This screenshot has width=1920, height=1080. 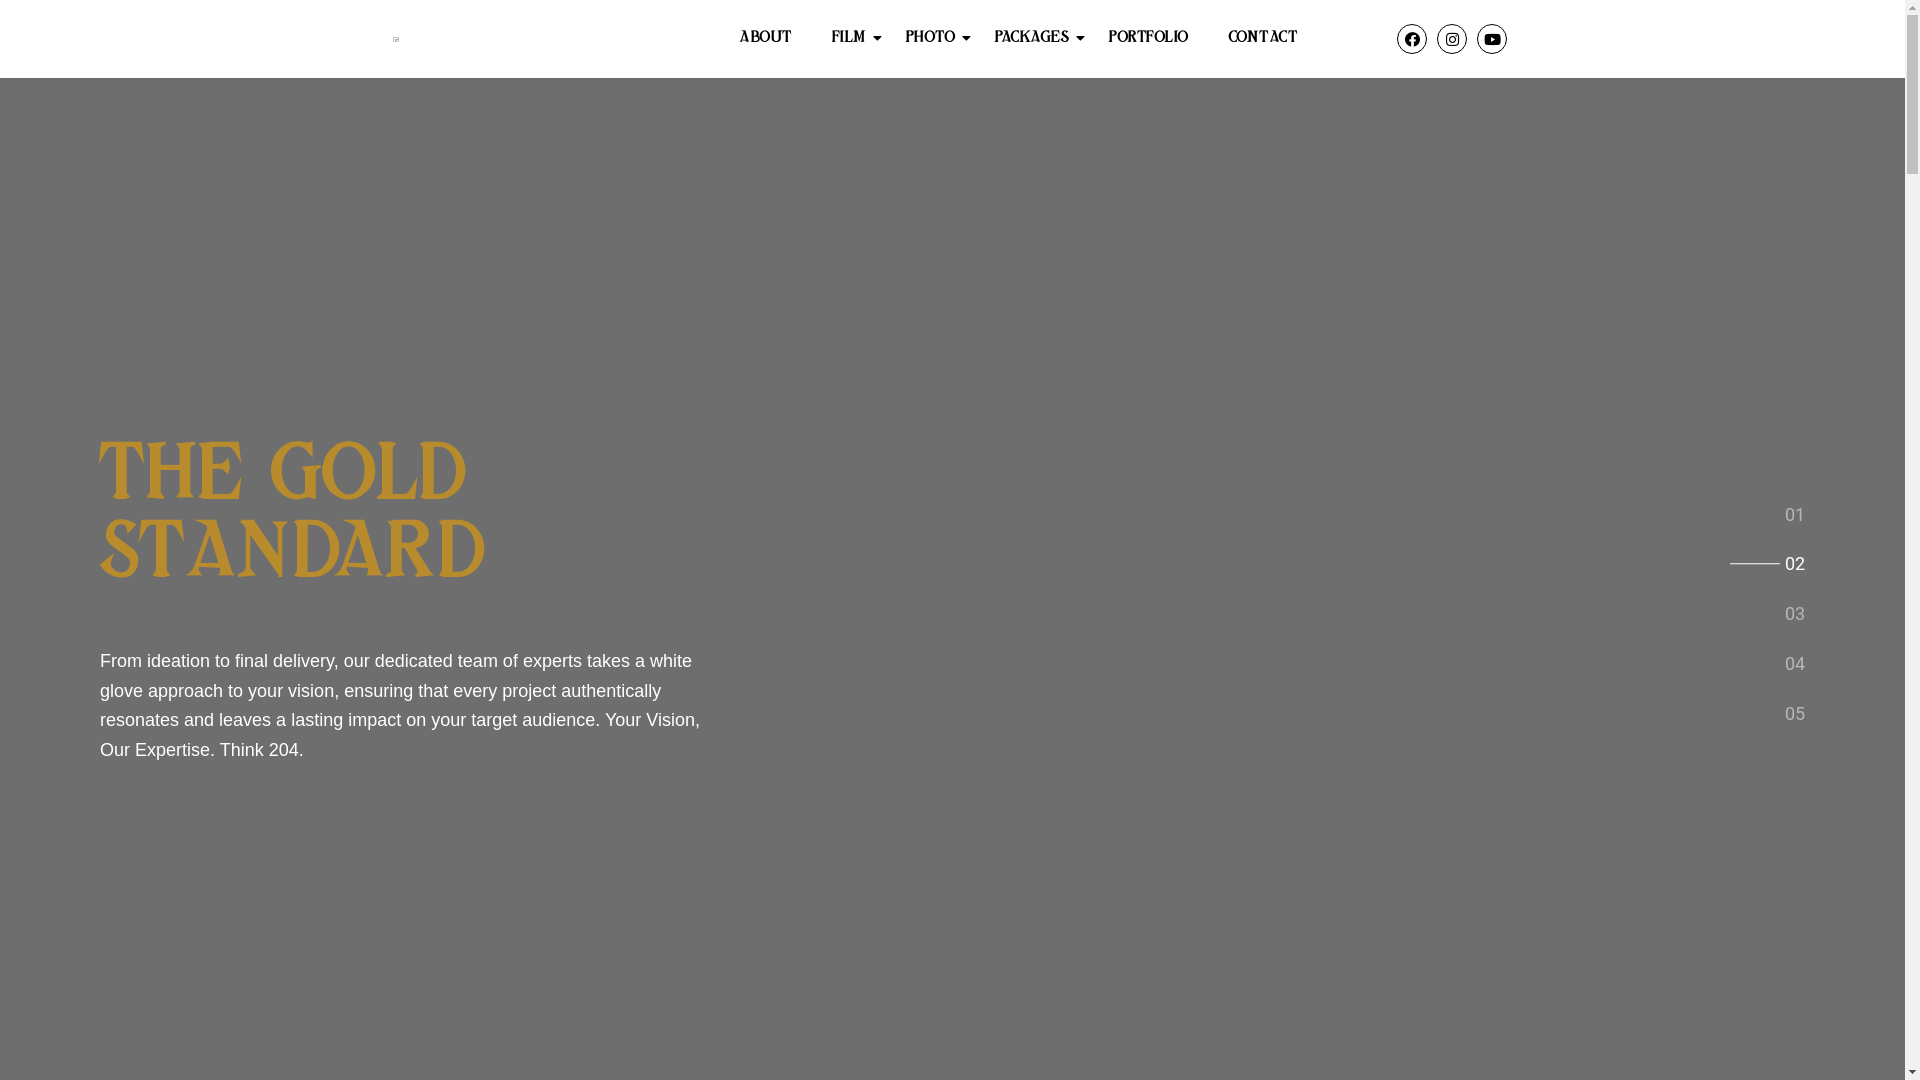 What do you see at coordinates (984, 38) in the screenshot?
I see `'Packages'` at bounding box center [984, 38].